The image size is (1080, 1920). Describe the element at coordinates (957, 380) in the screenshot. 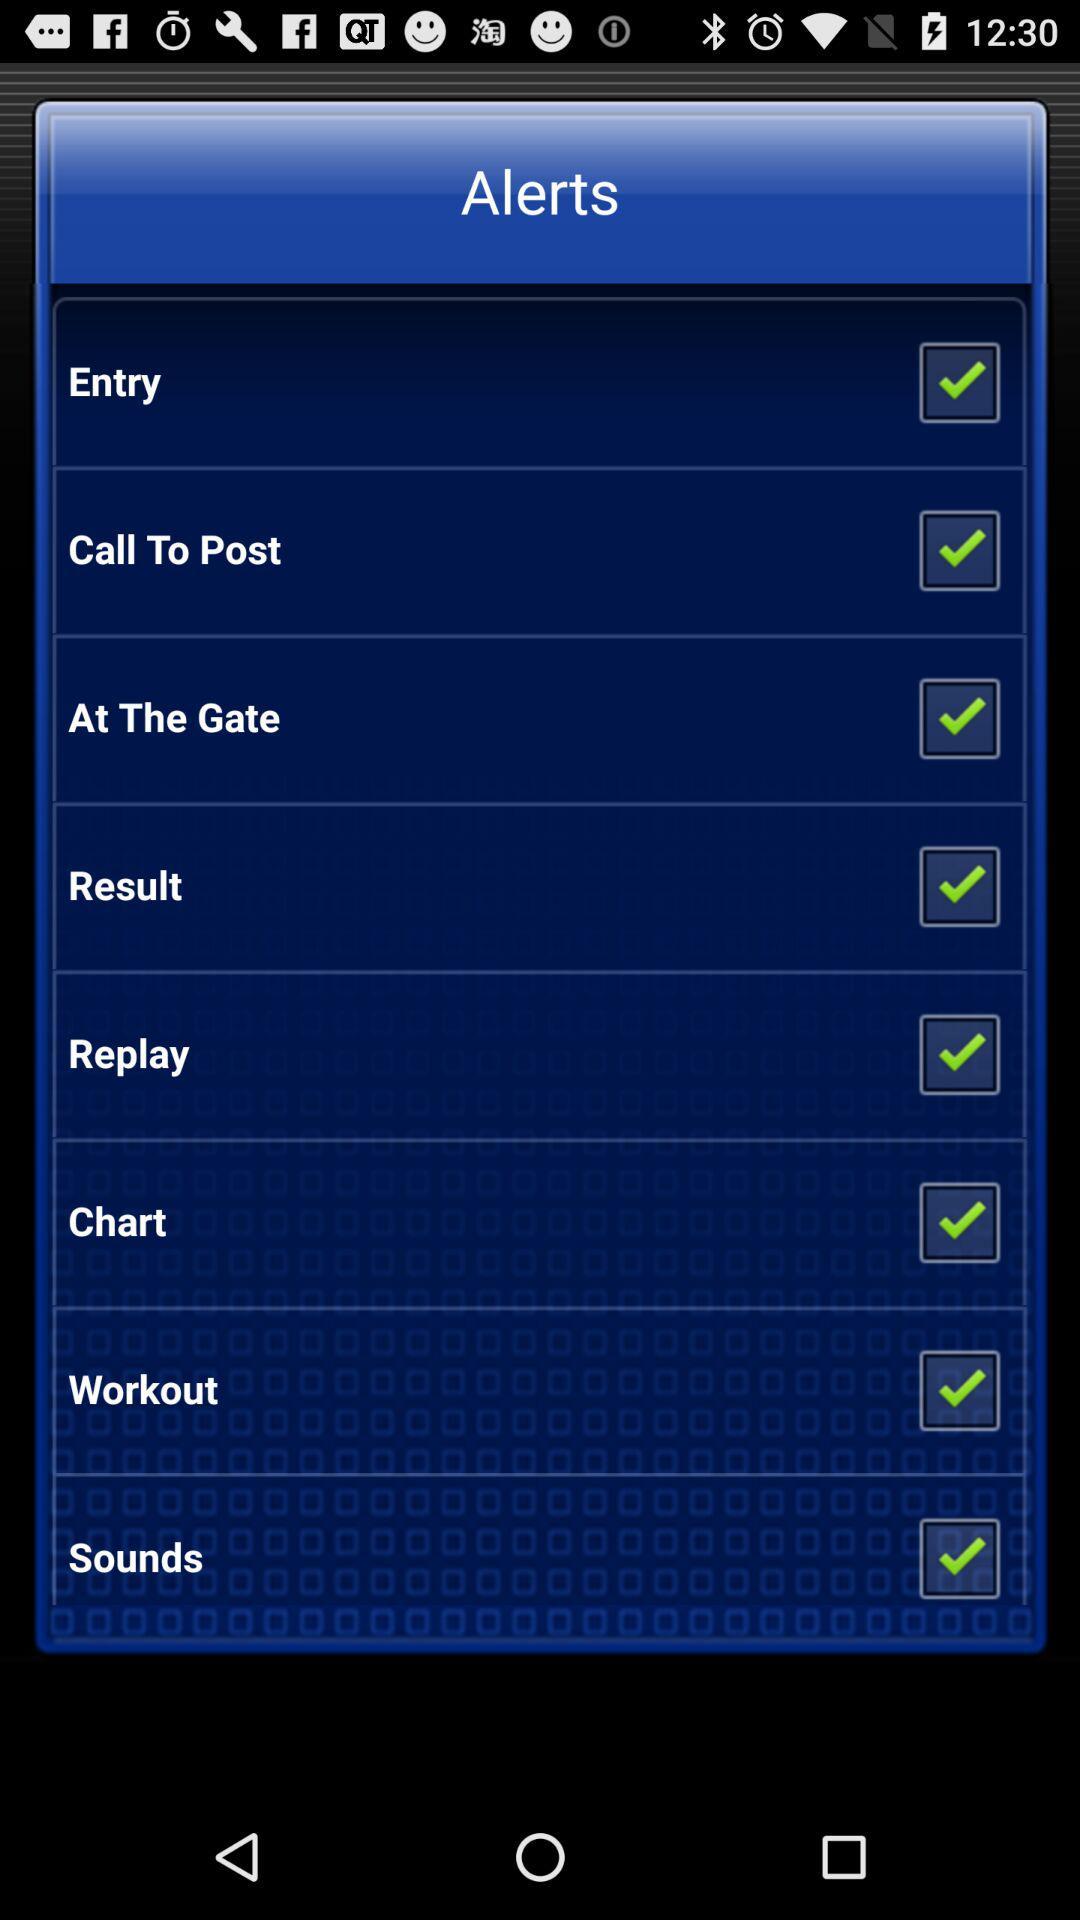

I see `entry alert` at that location.